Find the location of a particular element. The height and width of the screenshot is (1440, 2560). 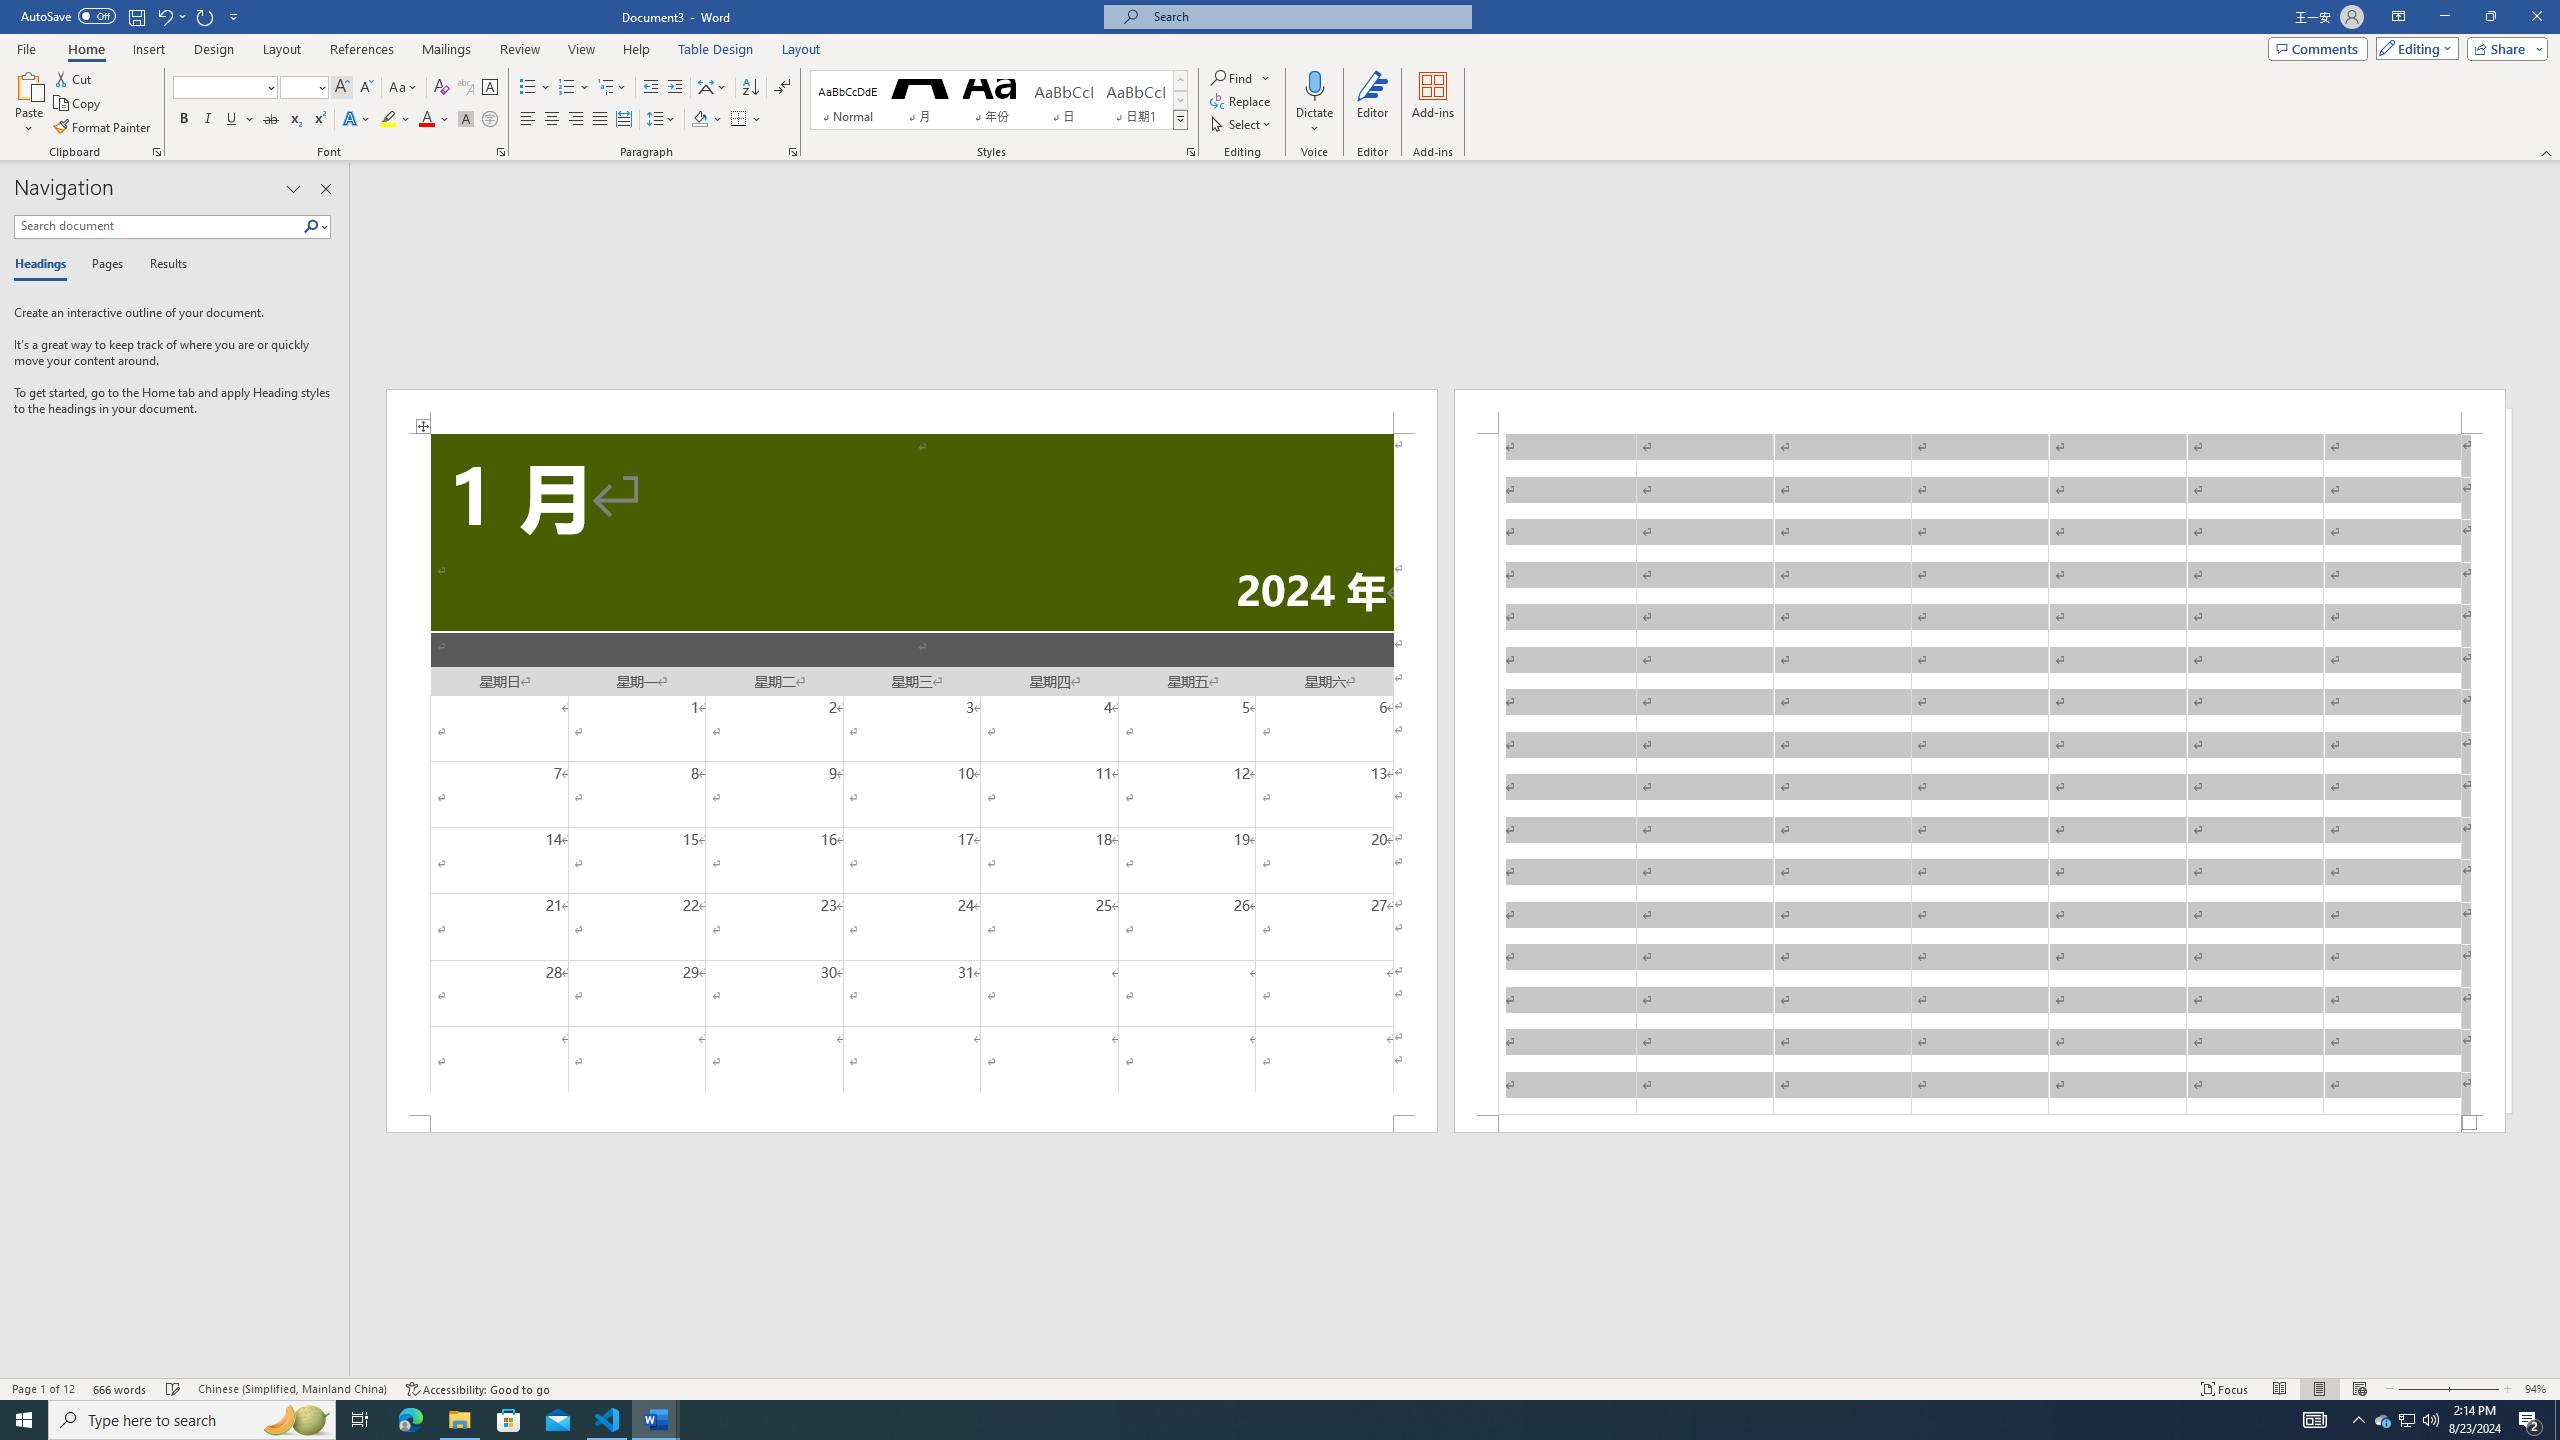

'Undo Grow Font' is located at coordinates (163, 15).